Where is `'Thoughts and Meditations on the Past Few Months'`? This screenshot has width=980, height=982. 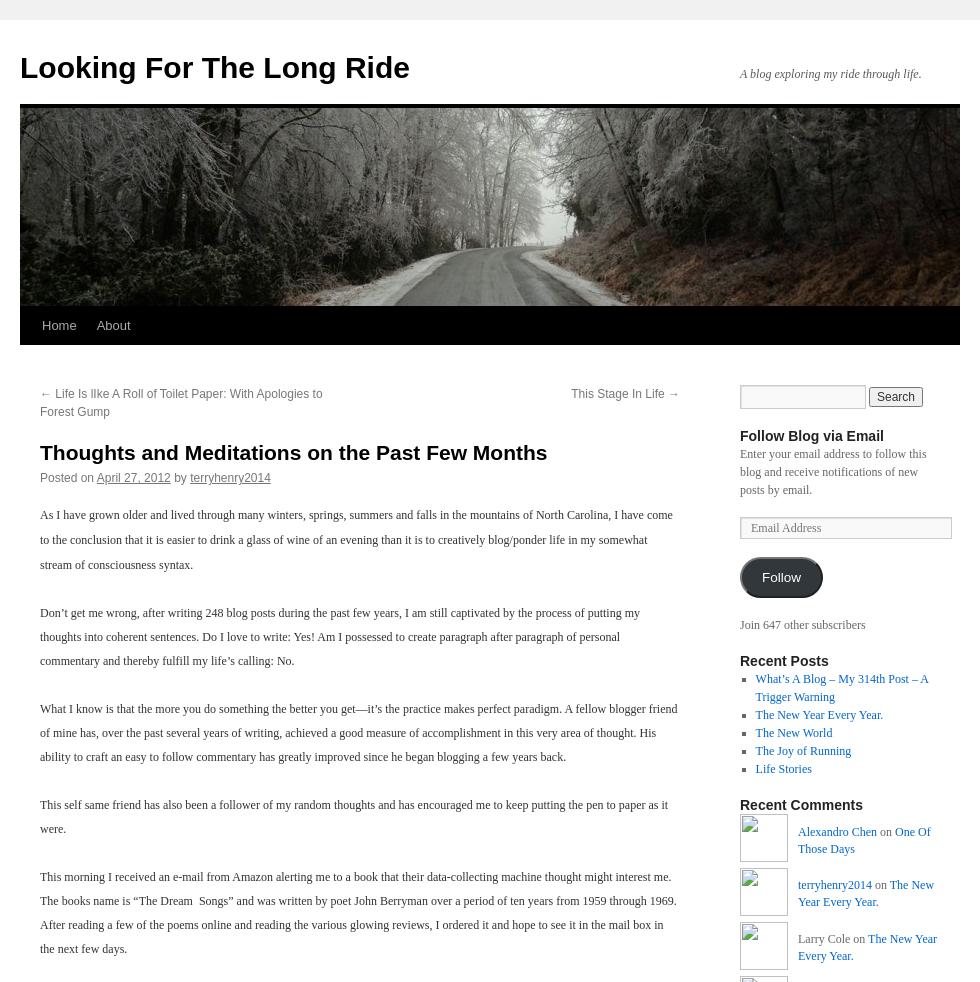 'Thoughts and Meditations on the Past Few Months' is located at coordinates (39, 452).